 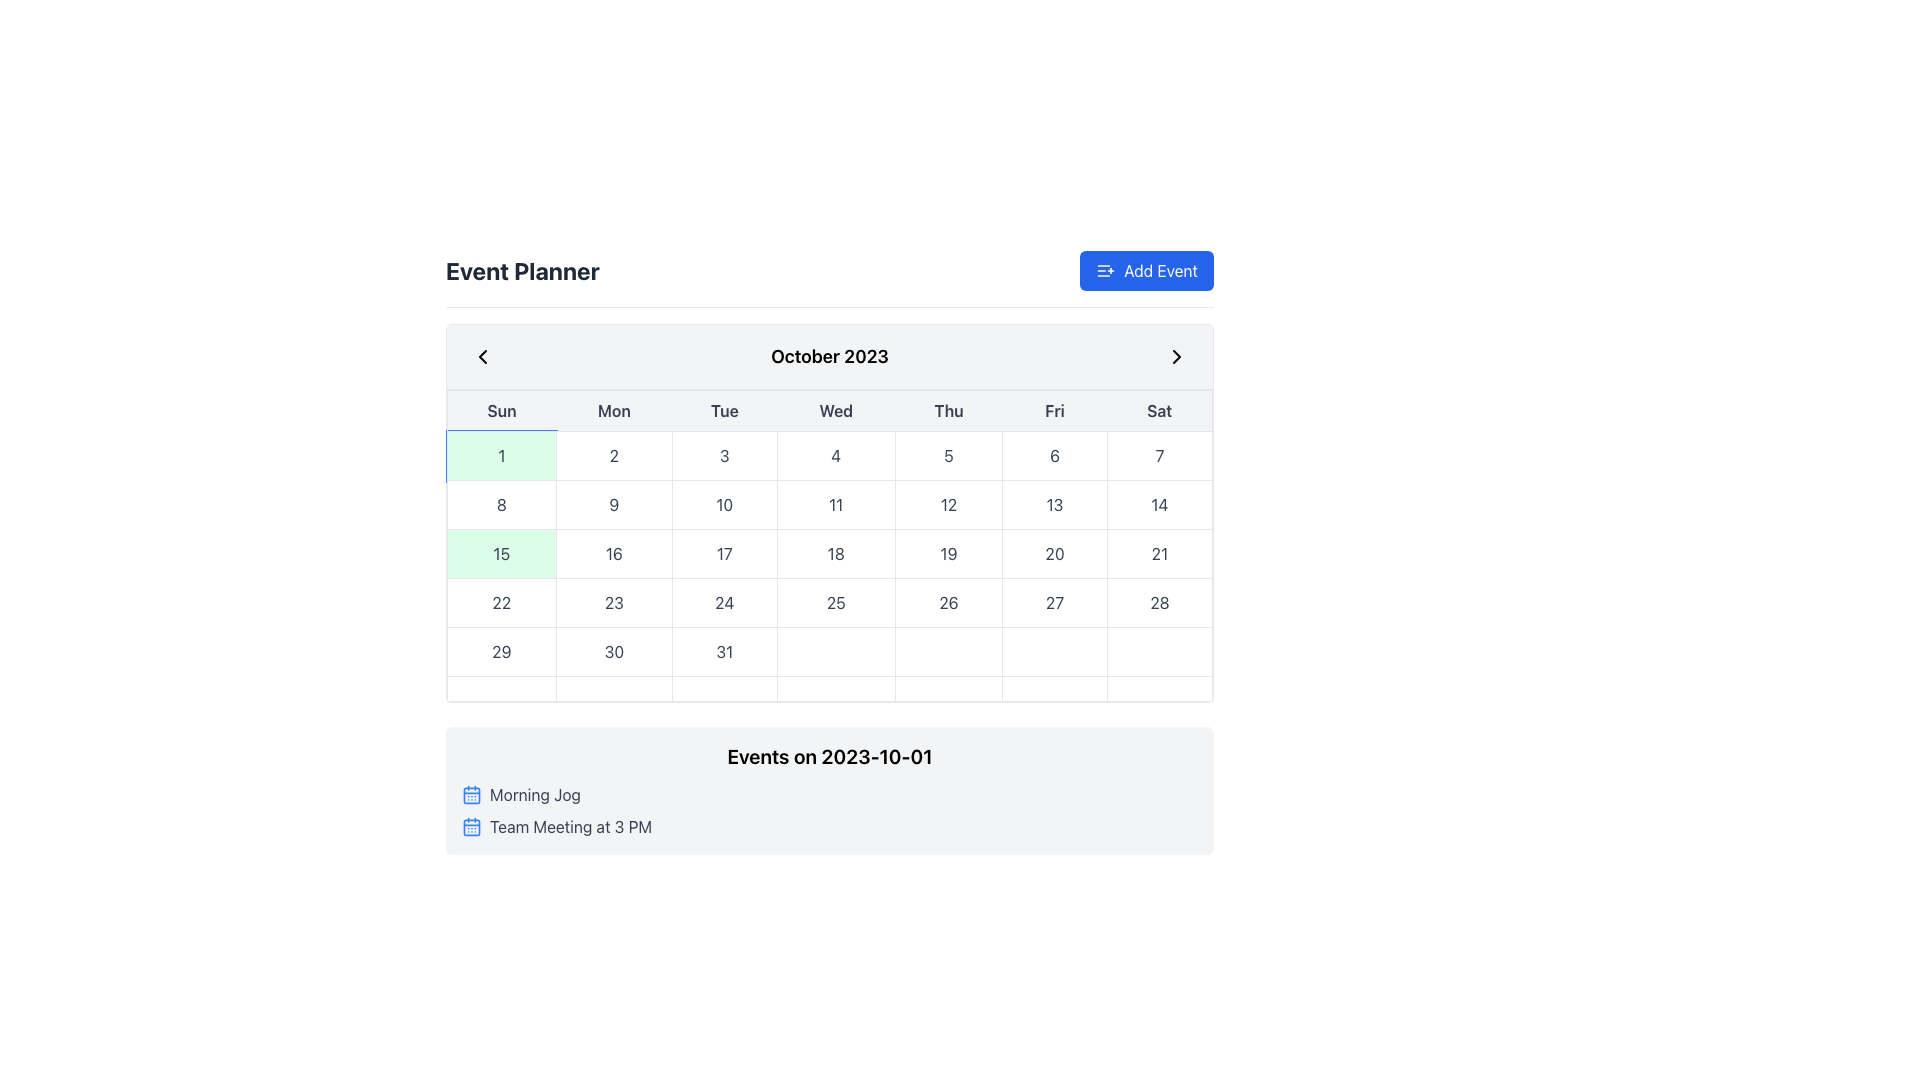 What do you see at coordinates (501, 410) in the screenshot?
I see `the text label displaying 'Sun' with a light gray background, located at the top-left corner of the table beneath the 'October 2023' header` at bounding box center [501, 410].